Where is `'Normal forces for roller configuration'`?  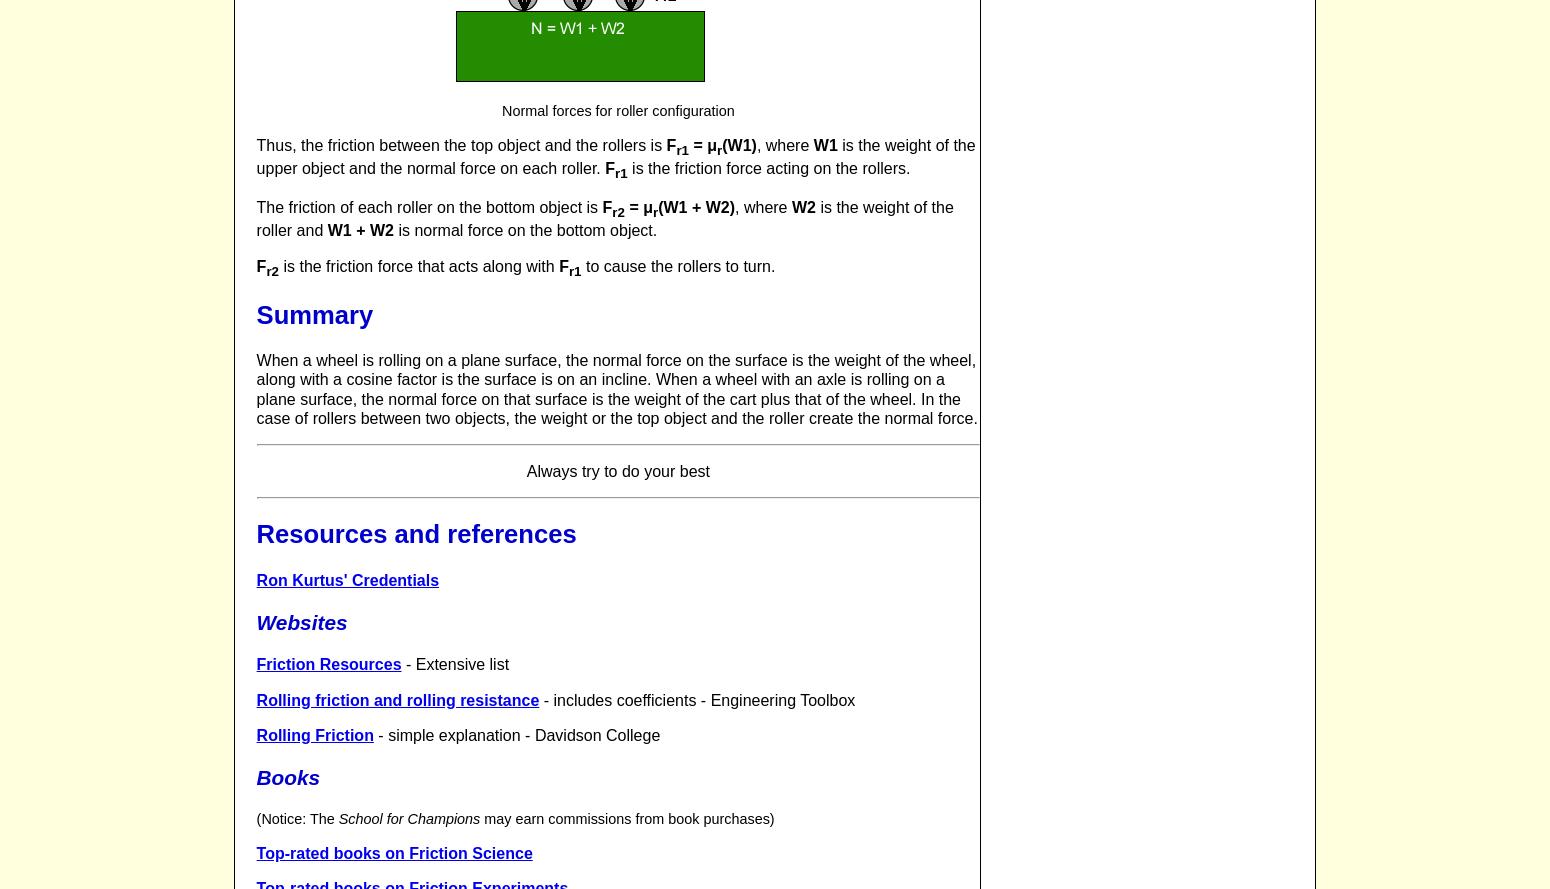 'Normal forces for roller configuration' is located at coordinates (617, 108).